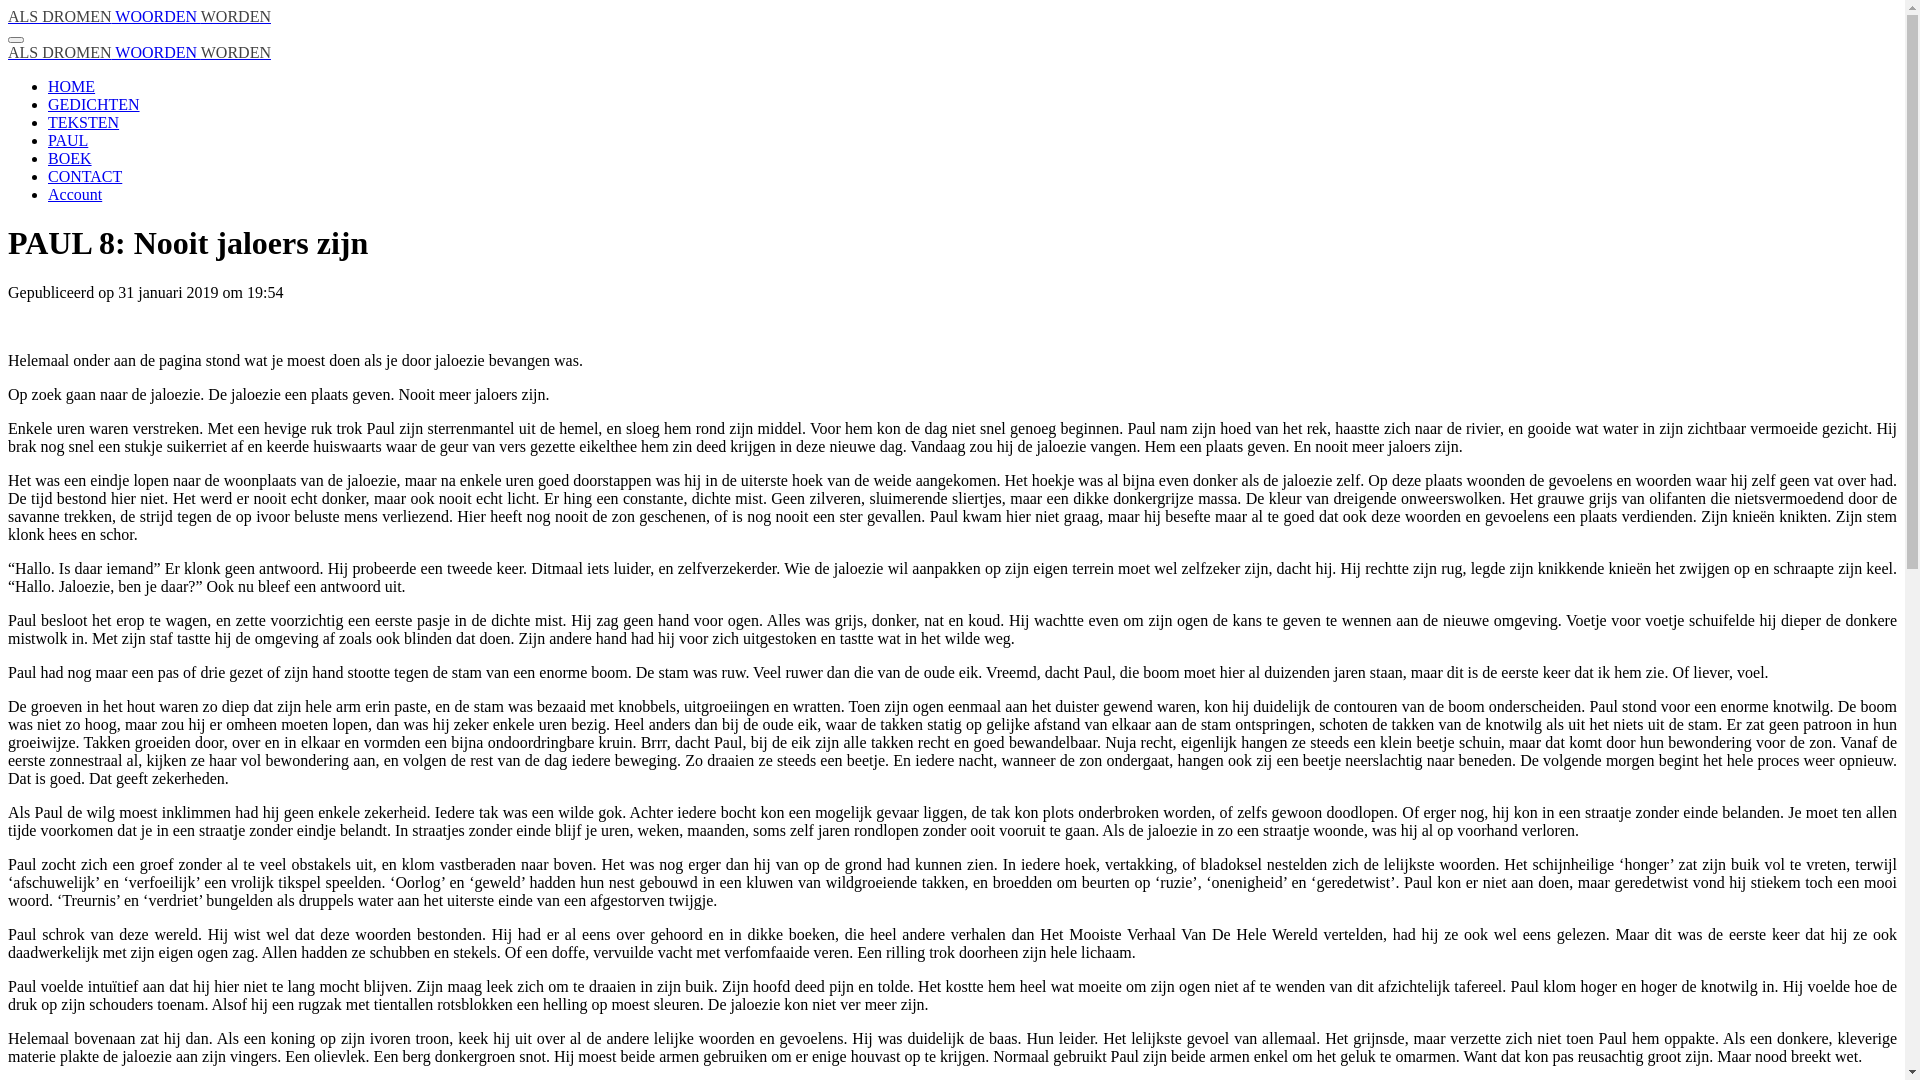 The width and height of the screenshot is (1920, 1080). I want to click on 'ALS DROMEN WOORDEN WORDEN', so click(138, 16).